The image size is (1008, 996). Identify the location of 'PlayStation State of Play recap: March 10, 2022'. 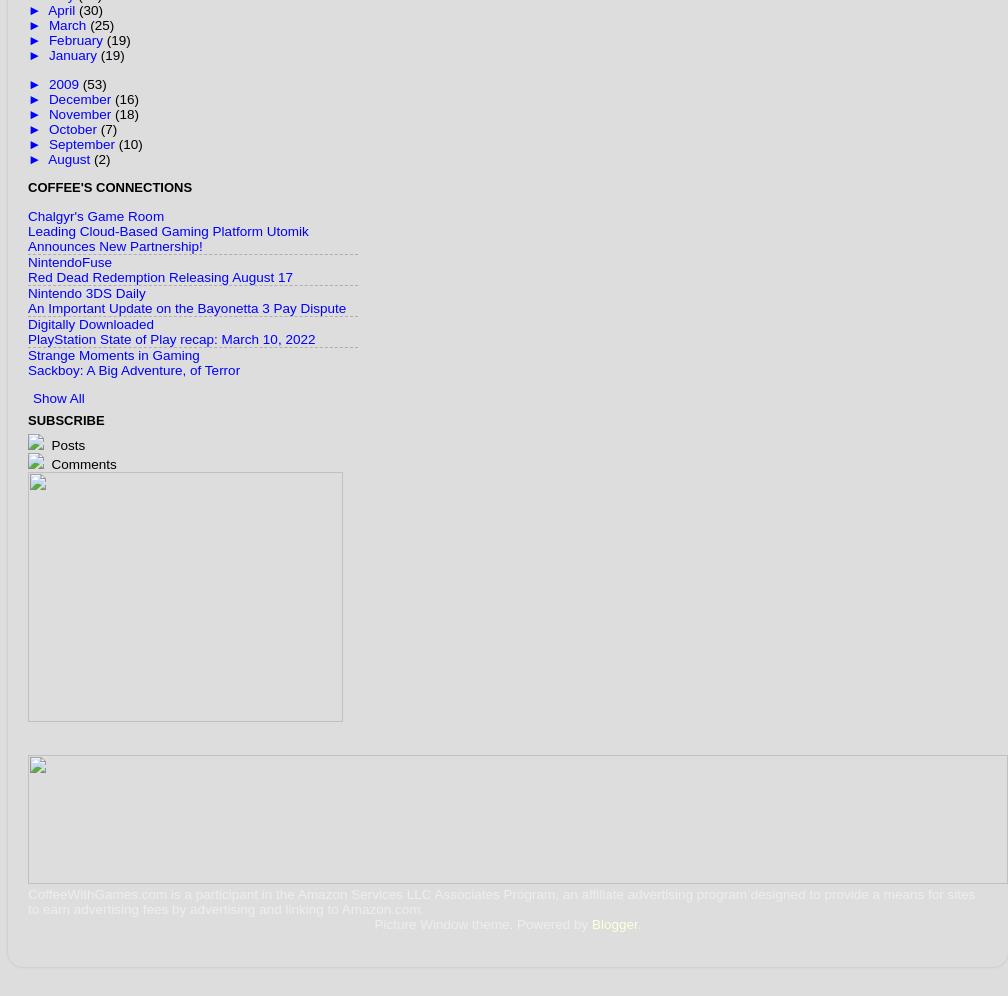
(171, 338).